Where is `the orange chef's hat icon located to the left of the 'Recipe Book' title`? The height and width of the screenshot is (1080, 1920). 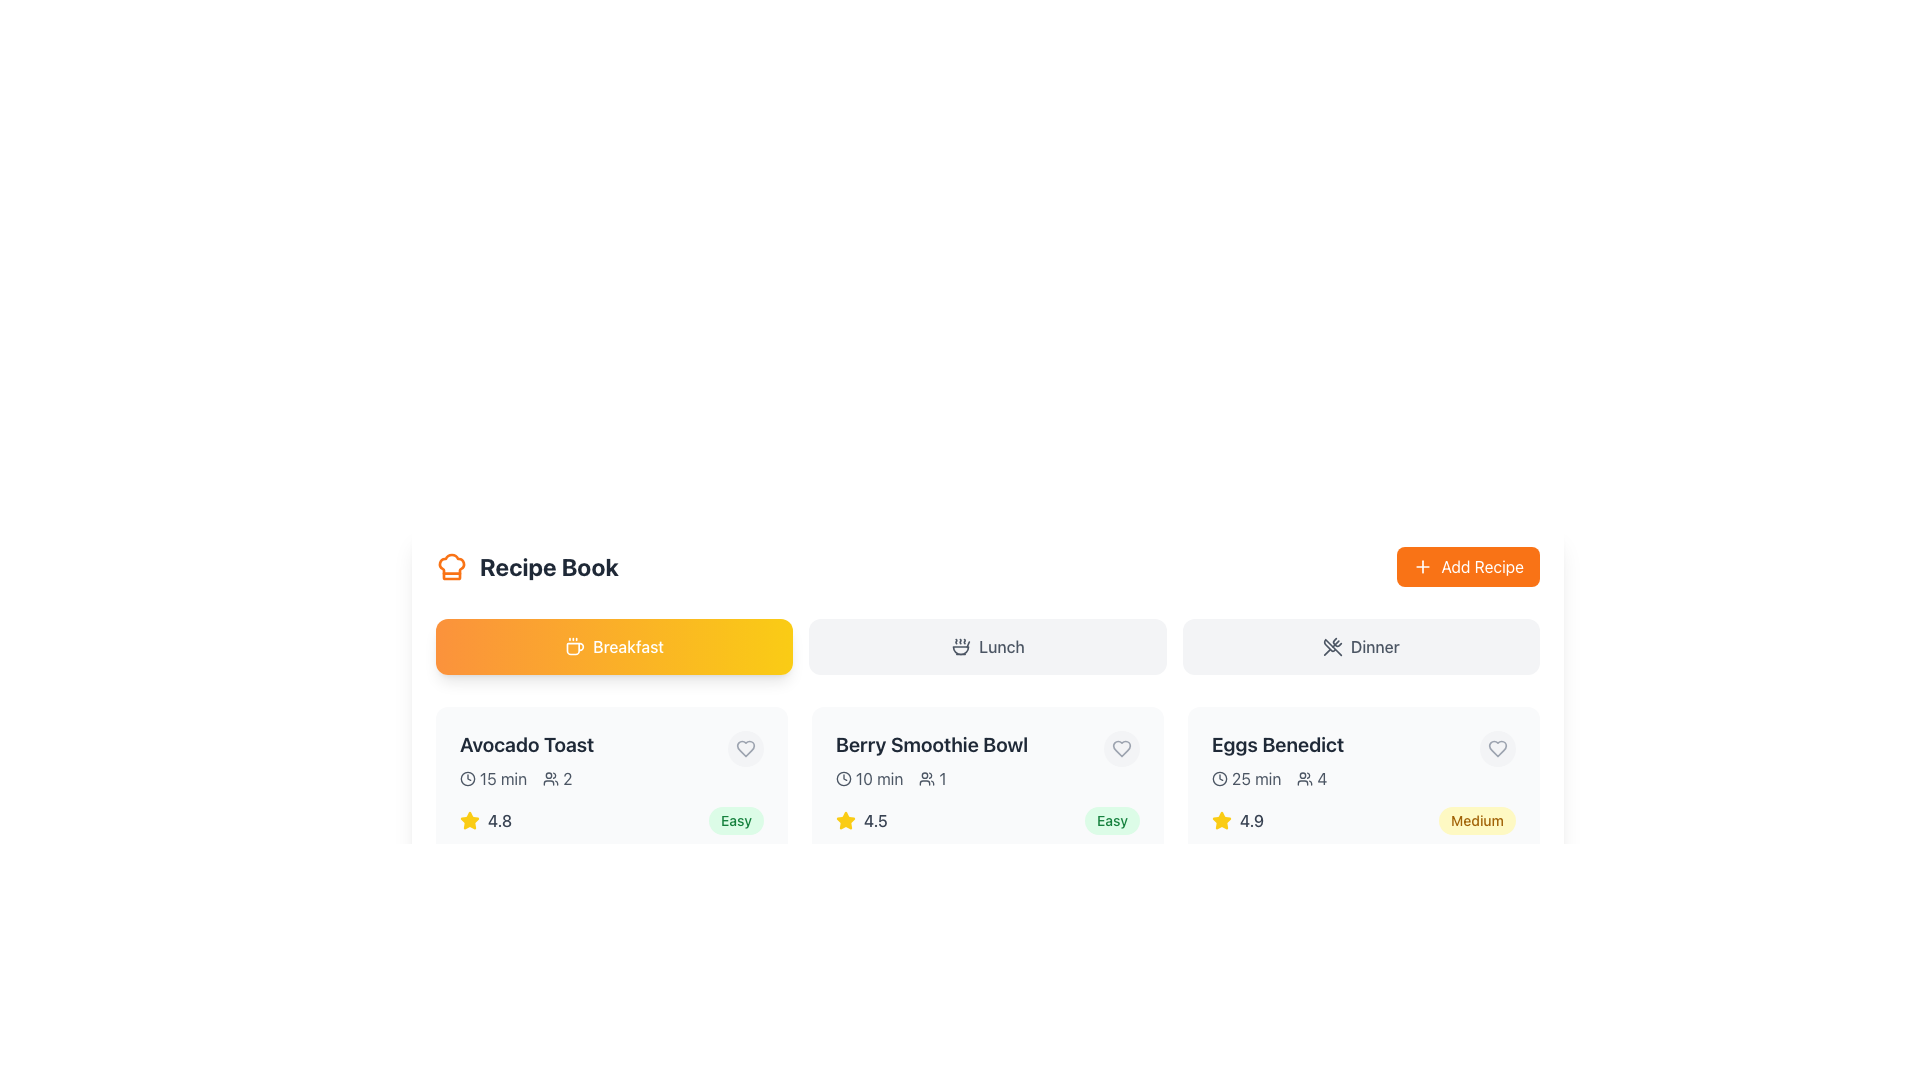 the orange chef's hat icon located to the left of the 'Recipe Book' title is located at coordinates (450, 567).